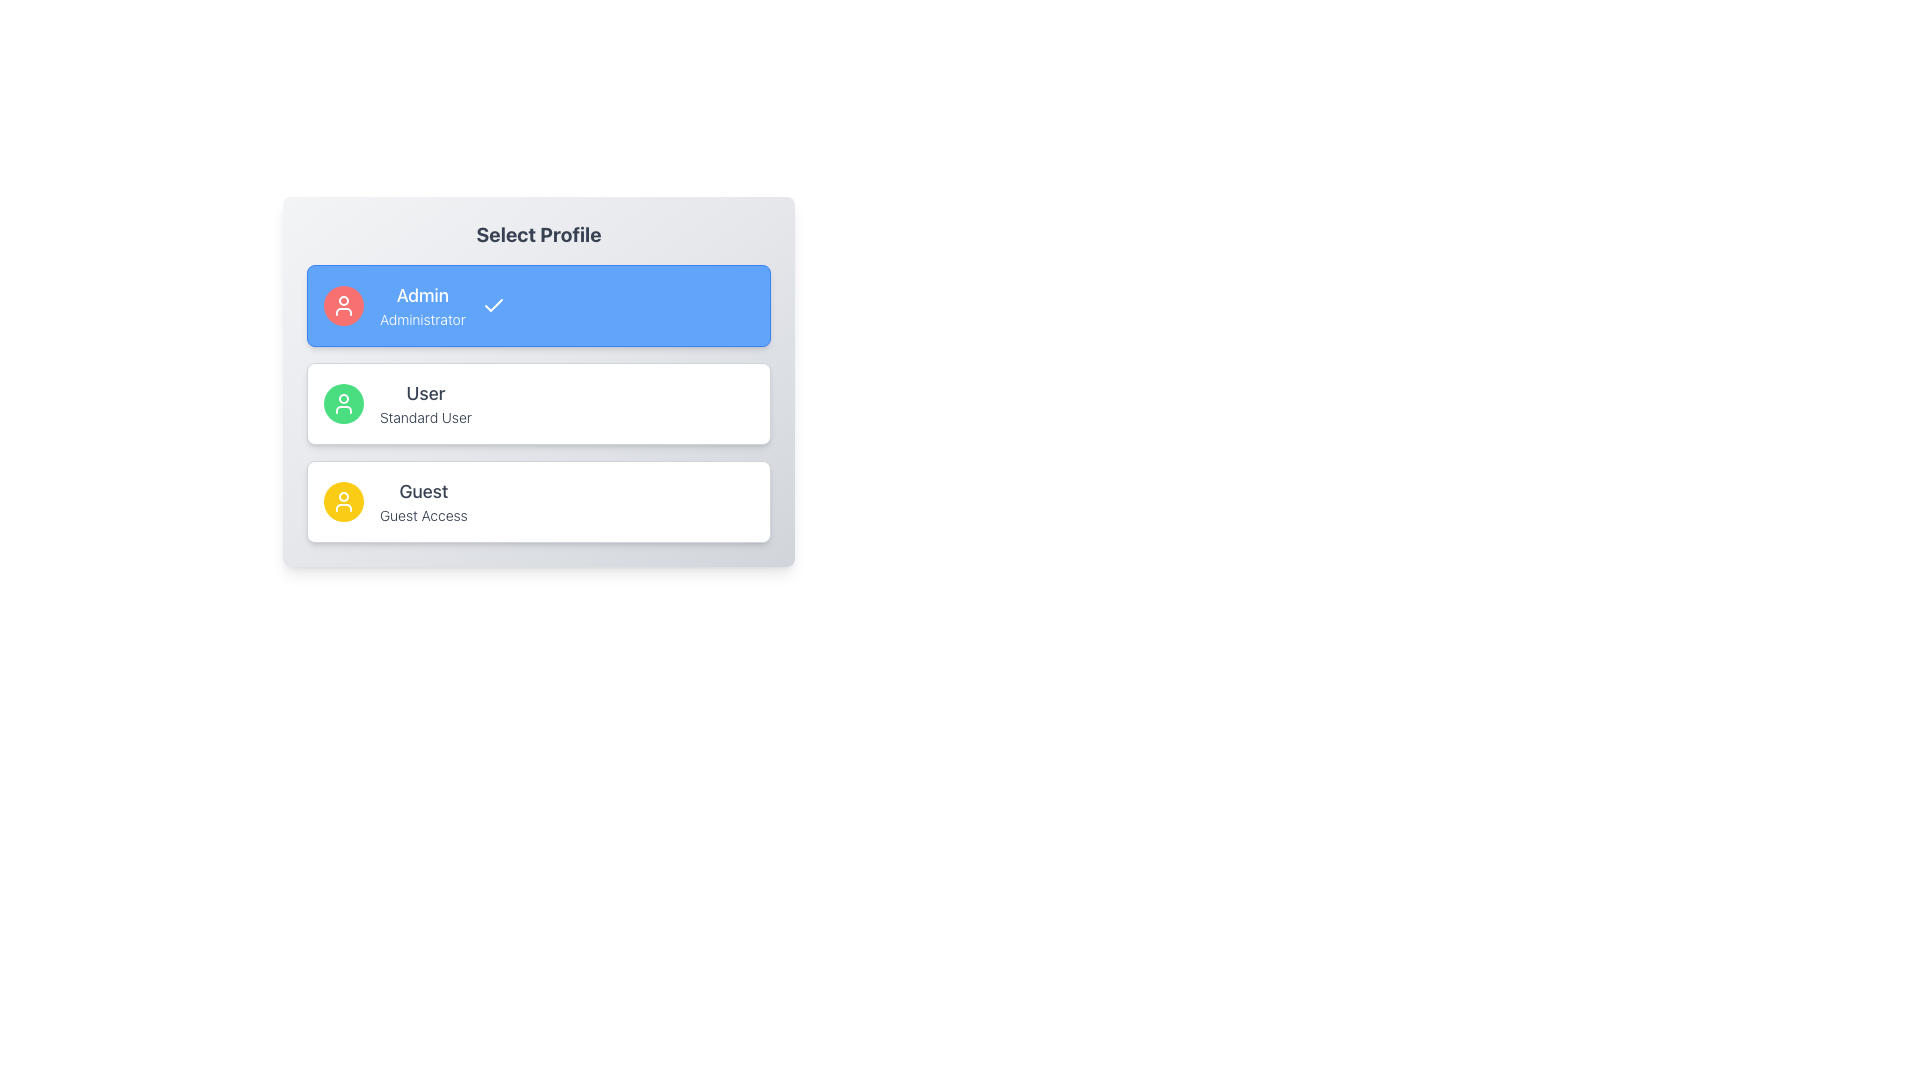  I want to click on the user silhouette icon encased in a yellow circular background, which represents the 'Guest' profile option, the third option in the profile selection interface, so click(344, 500).